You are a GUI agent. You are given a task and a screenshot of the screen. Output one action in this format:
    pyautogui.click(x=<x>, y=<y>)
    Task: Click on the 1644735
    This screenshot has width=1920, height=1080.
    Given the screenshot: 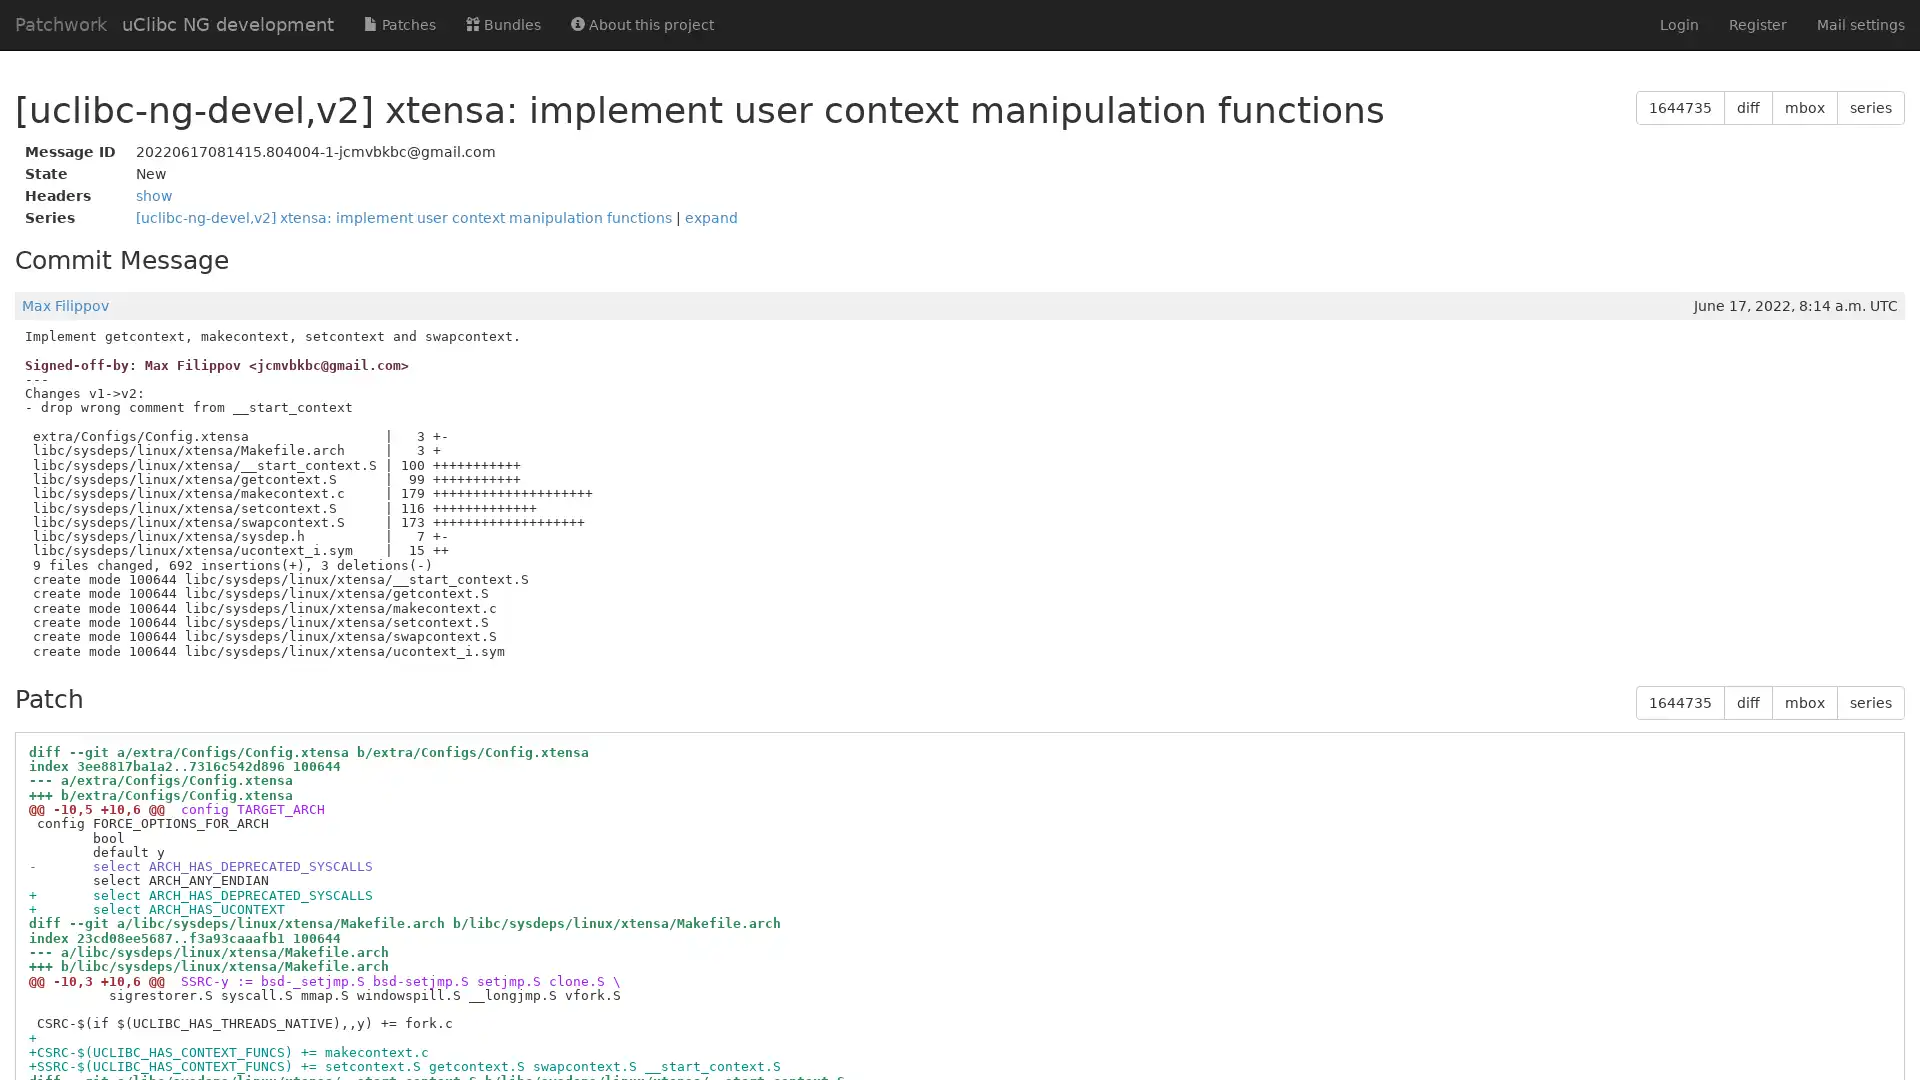 What is the action you would take?
    pyautogui.click(x=1680, y=108)
    